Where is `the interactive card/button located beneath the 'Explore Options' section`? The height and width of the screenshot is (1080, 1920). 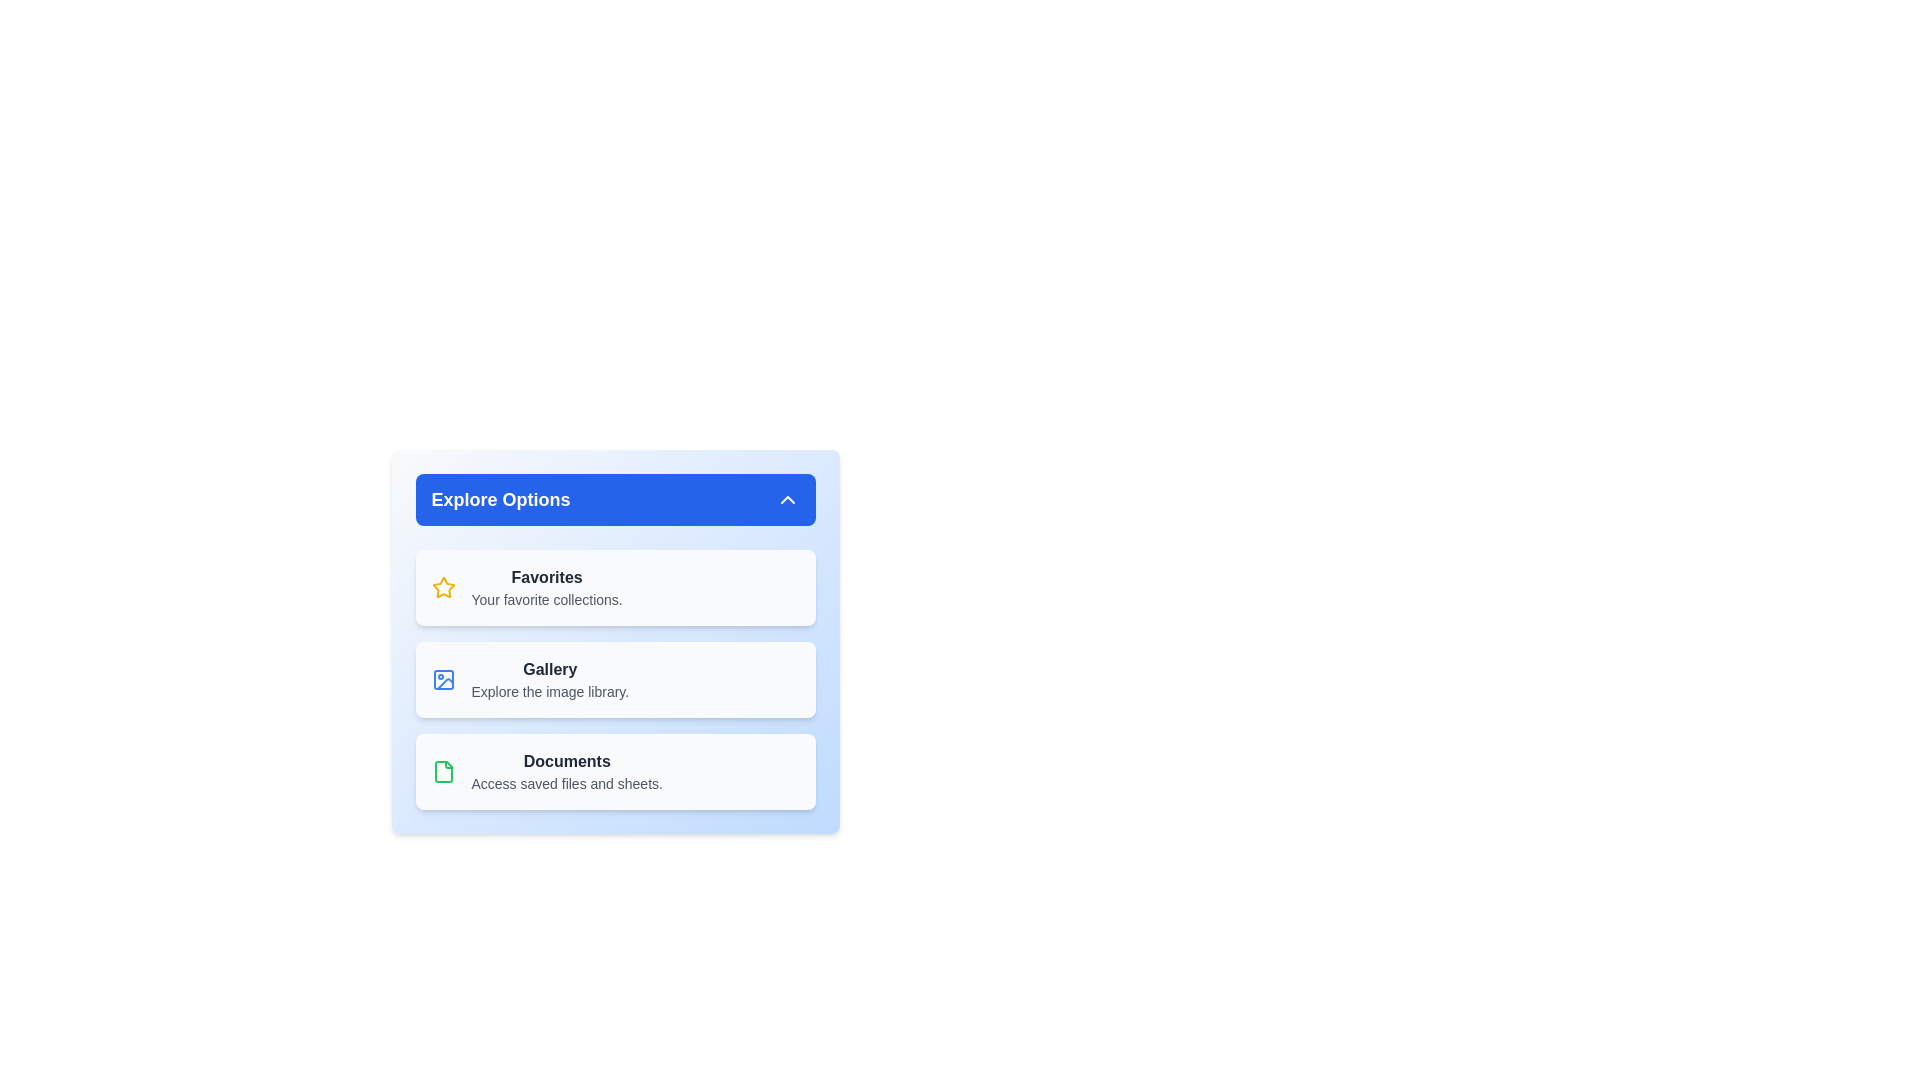
the interactive card/button located beneath the 'Explore Options' section is located at coordinates (614, 678).